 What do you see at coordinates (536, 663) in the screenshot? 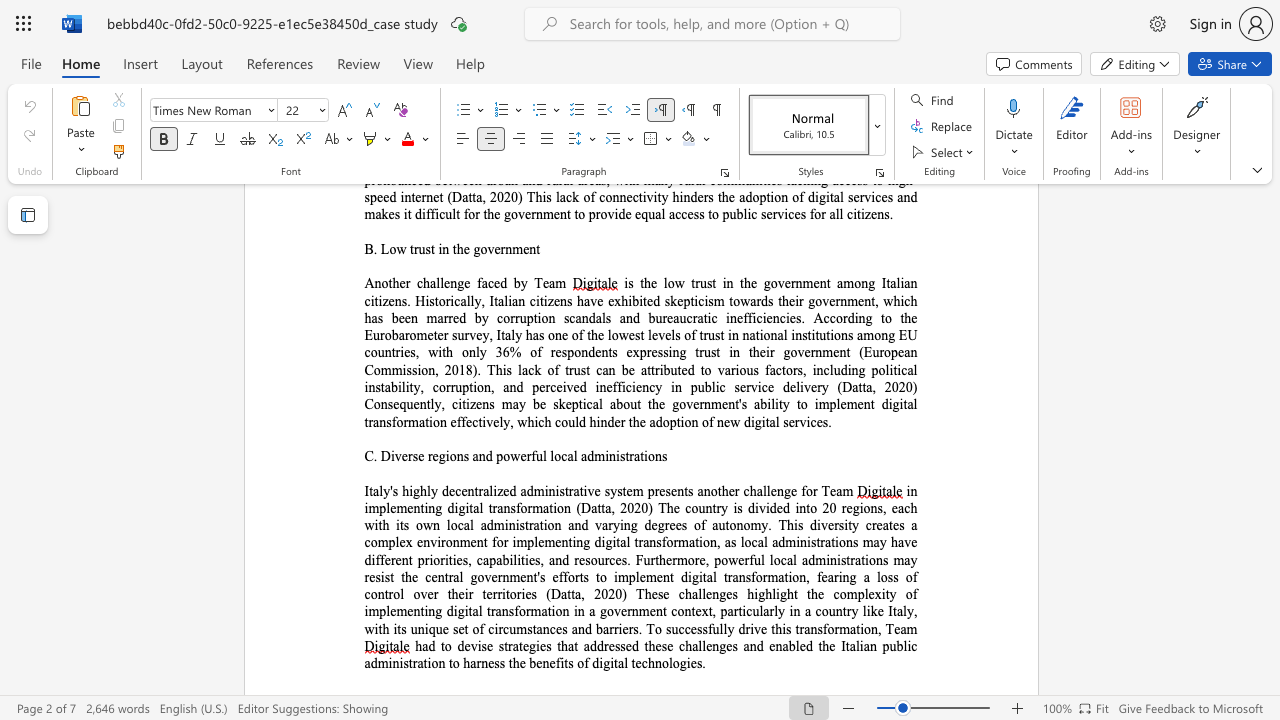
I see `the subset text "enefits of digital techn" within the text "had to devise strategies that addressed these challenges and enabled the Italian public administration to harness the benefits of digital technologies."` at bounding box center [536, 663].